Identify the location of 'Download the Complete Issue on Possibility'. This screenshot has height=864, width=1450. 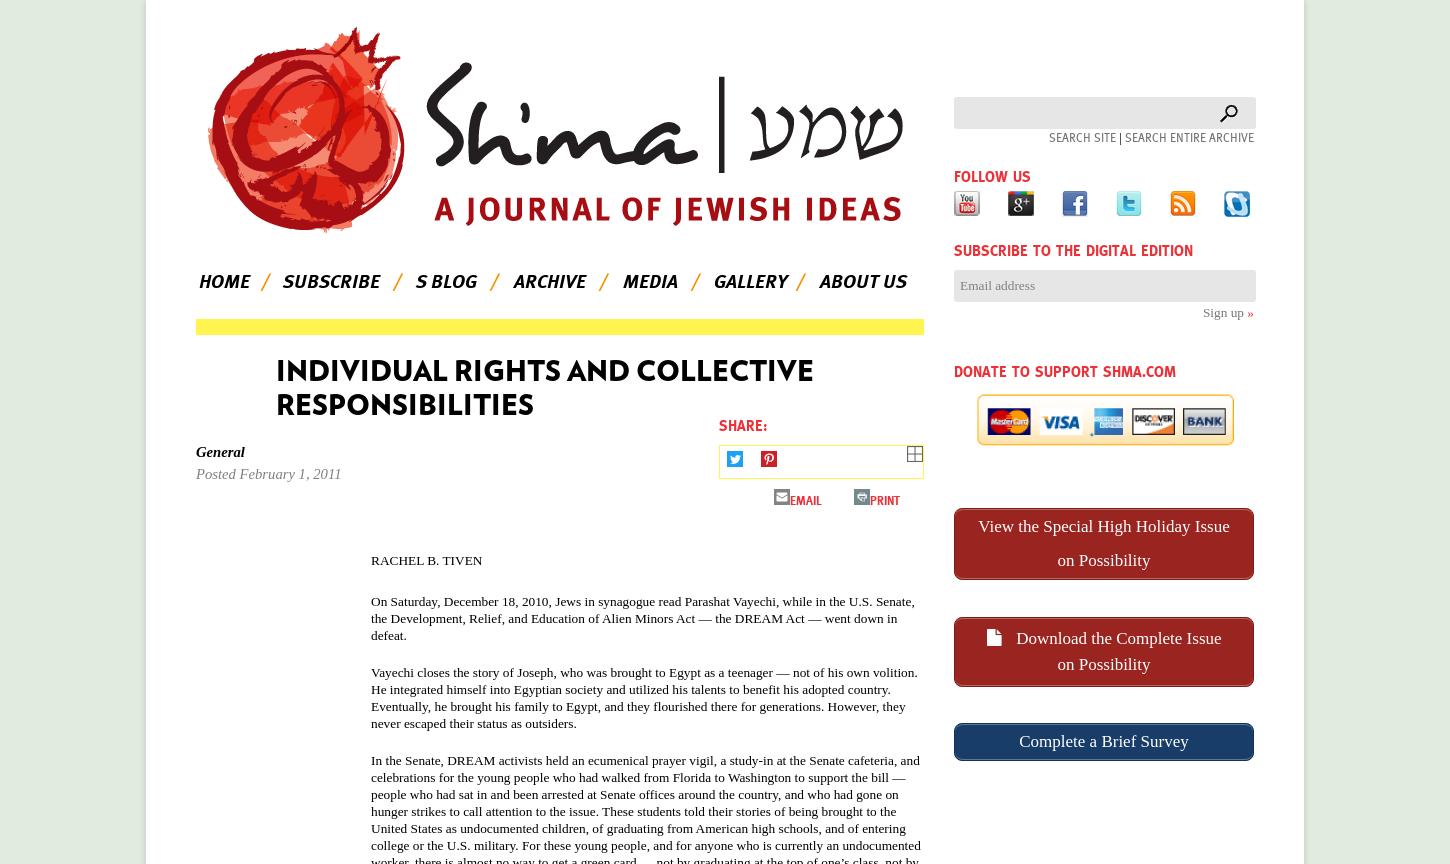
(1115, 650).